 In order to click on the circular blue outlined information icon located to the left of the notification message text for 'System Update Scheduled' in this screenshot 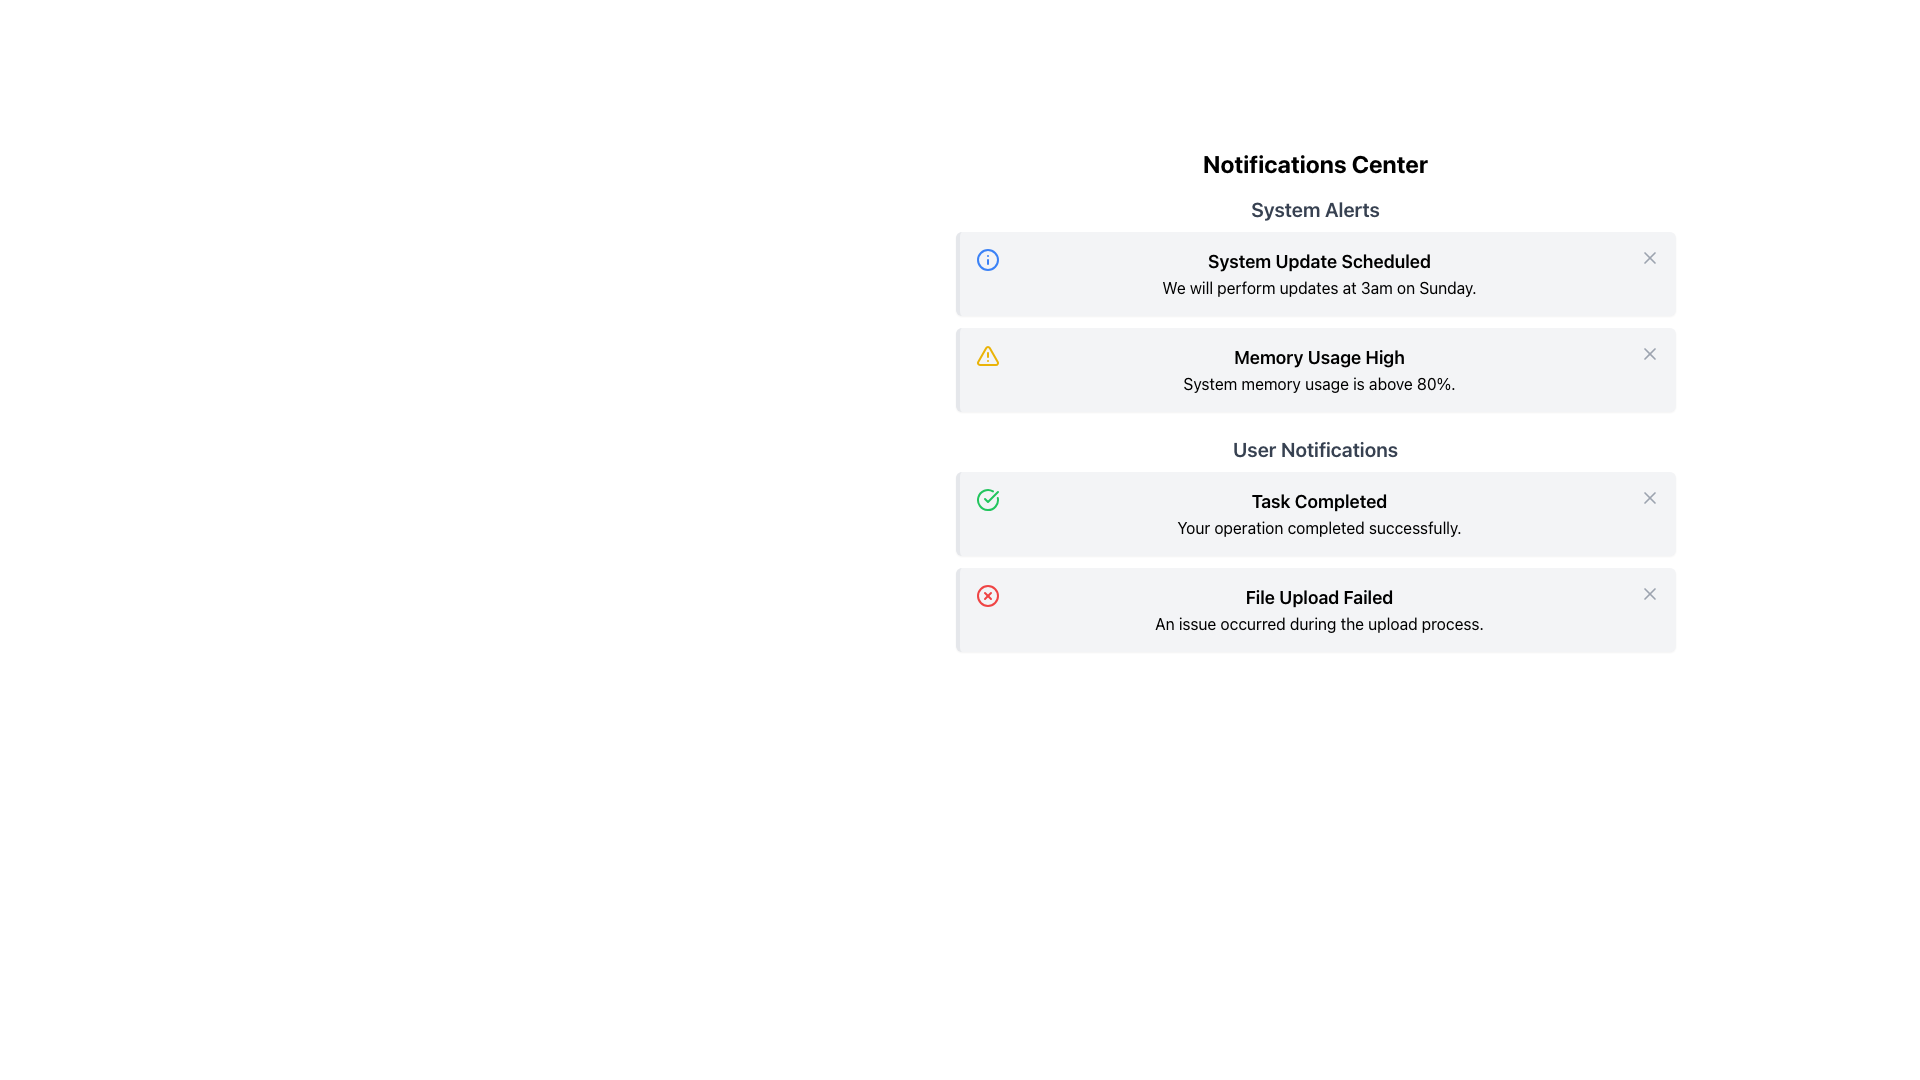, I will do `click(987, 258)`.